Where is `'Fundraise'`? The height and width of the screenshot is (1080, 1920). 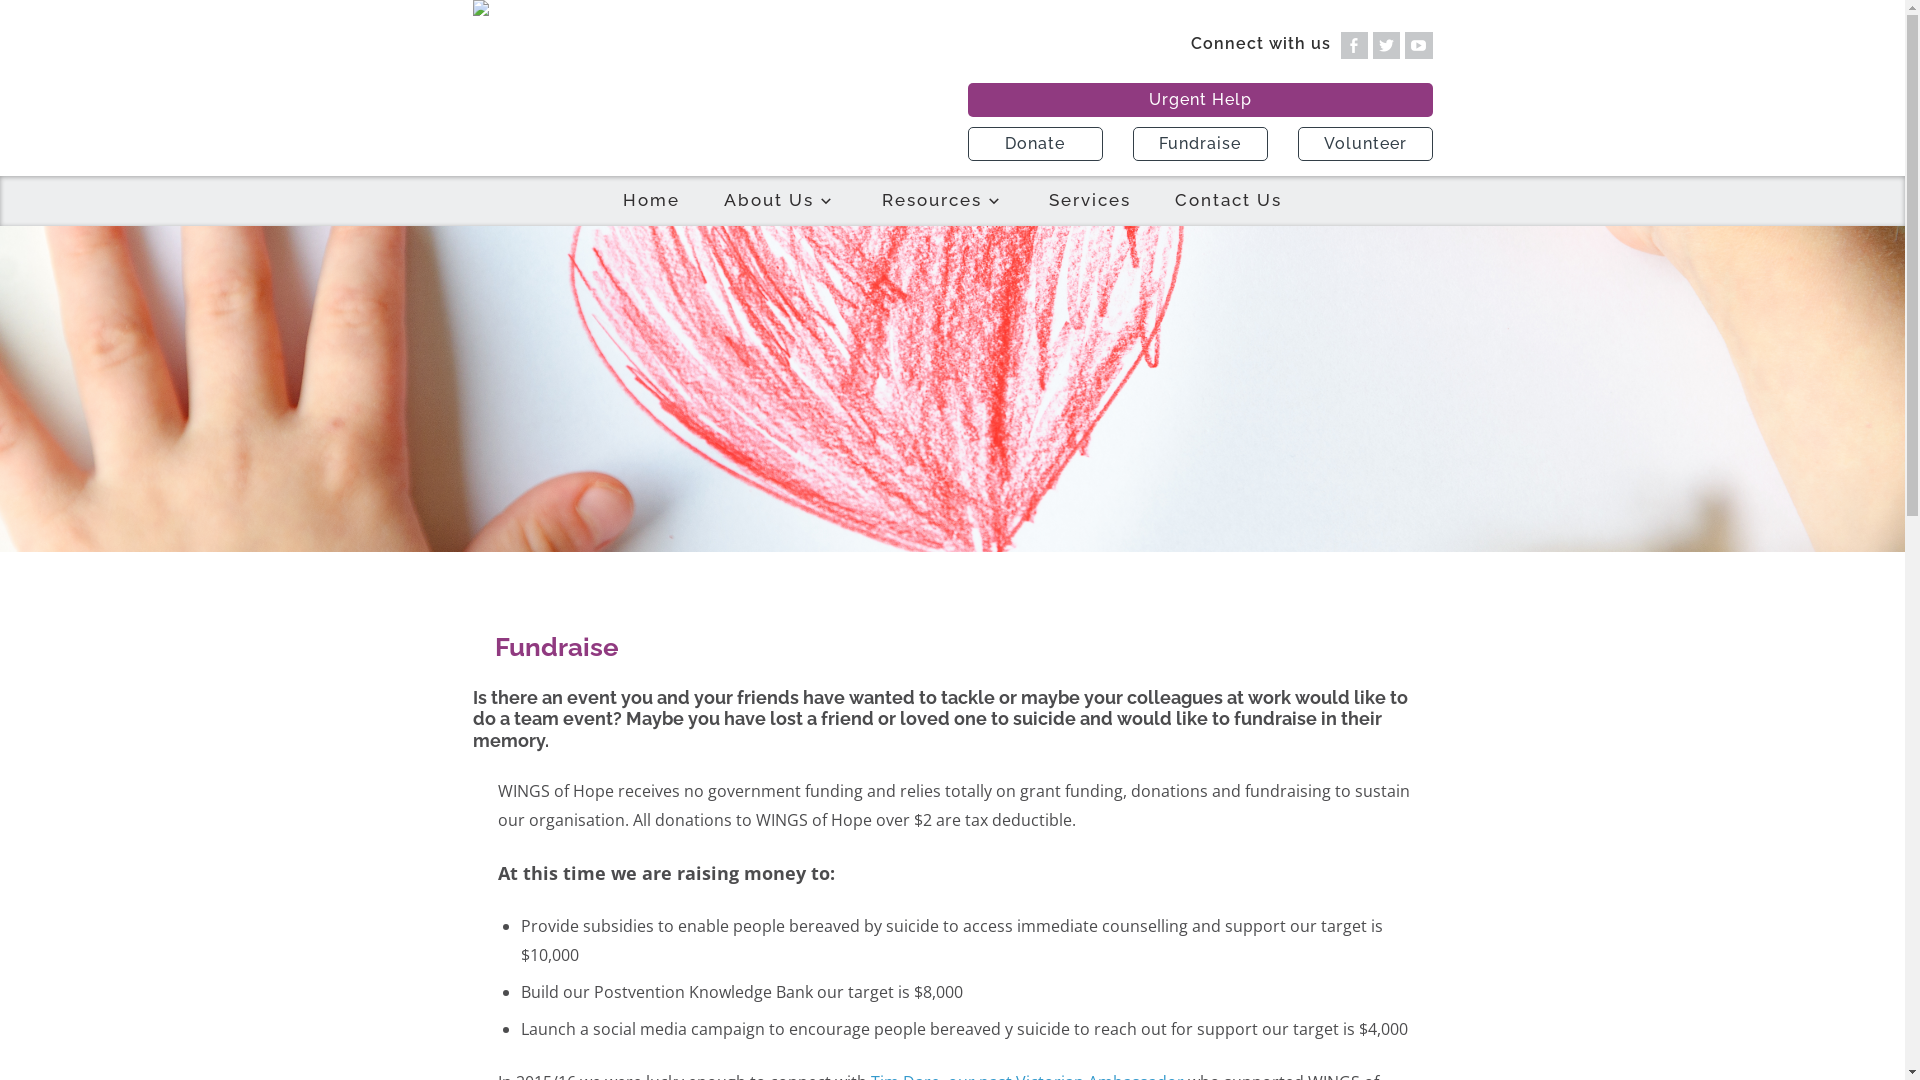
'Fundraise' is located at coordinates (1199, 142).